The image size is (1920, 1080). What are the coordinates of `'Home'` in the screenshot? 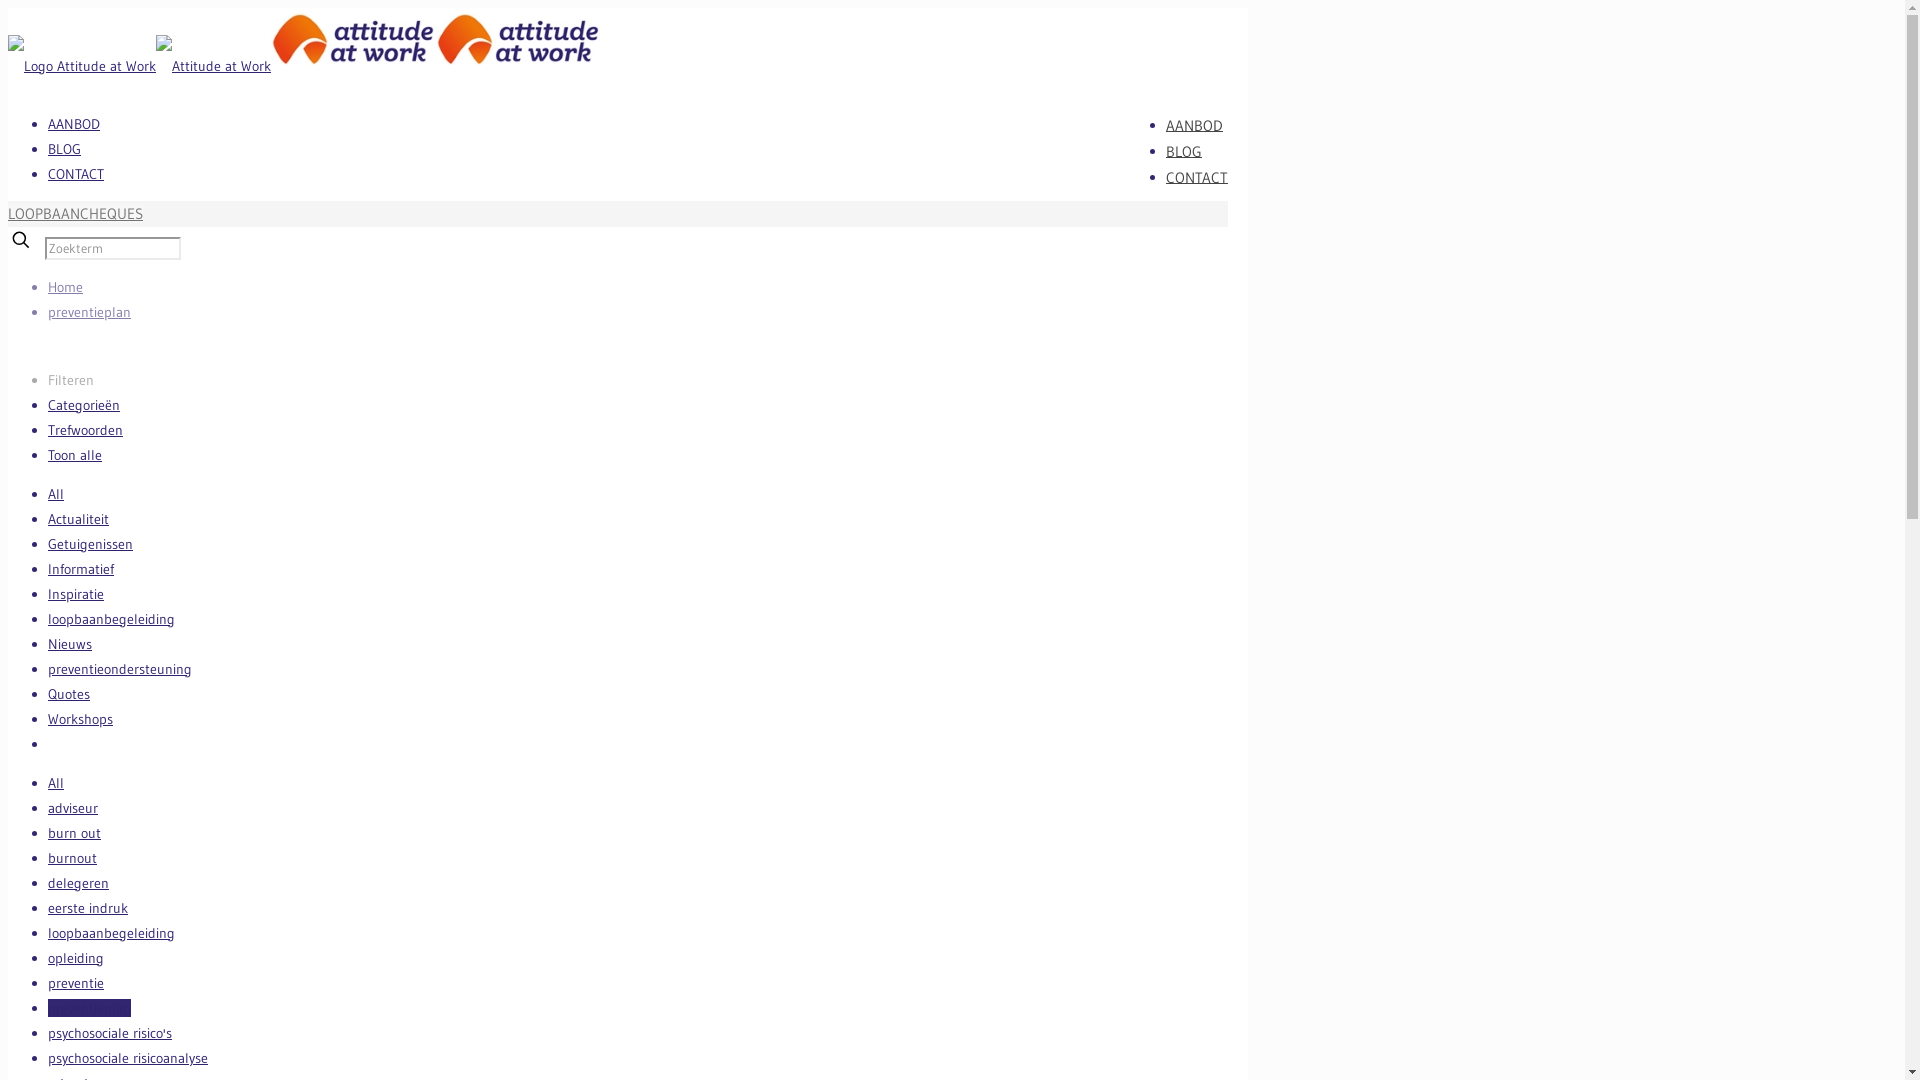 It's located at (65, 286).